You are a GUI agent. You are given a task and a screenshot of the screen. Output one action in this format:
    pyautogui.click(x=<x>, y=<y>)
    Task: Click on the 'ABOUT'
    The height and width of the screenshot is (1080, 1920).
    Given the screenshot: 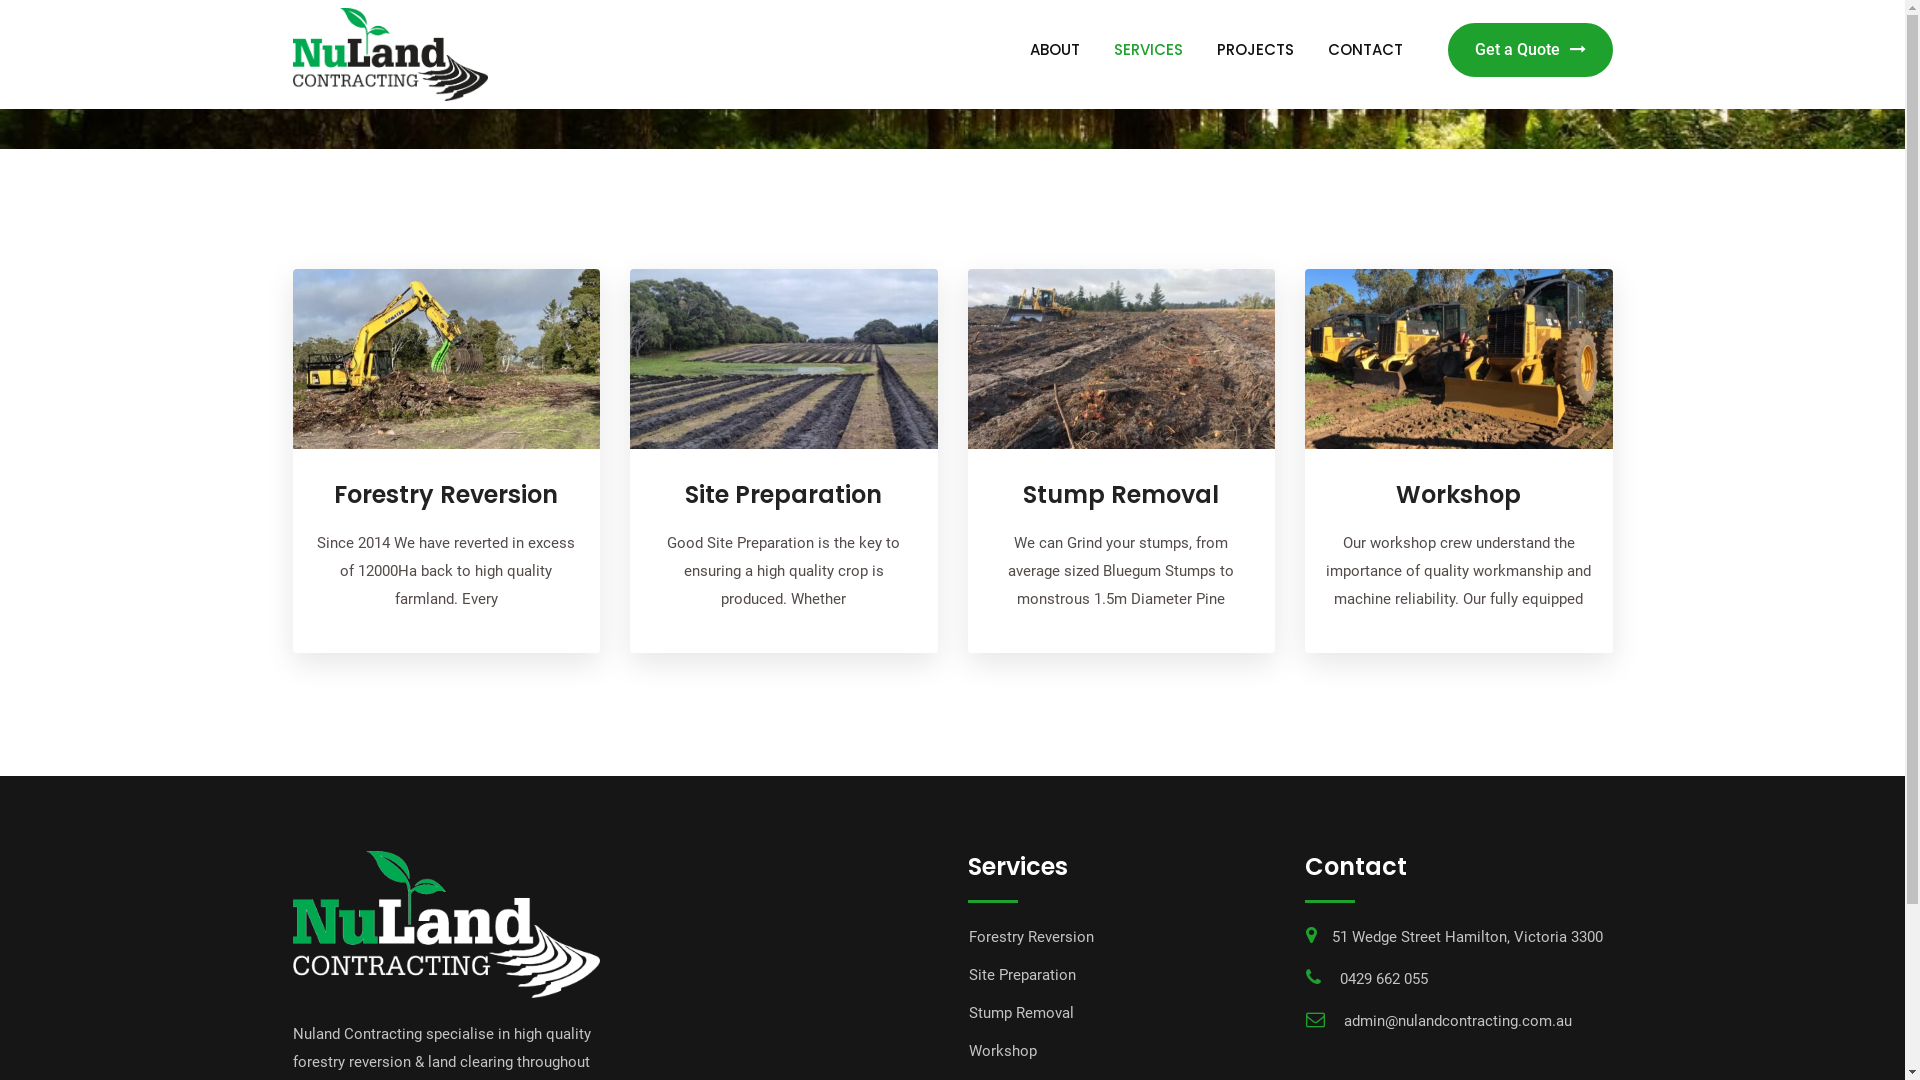 What is the action you would take?
    pyautogui.click(x=1013, y=49)
    